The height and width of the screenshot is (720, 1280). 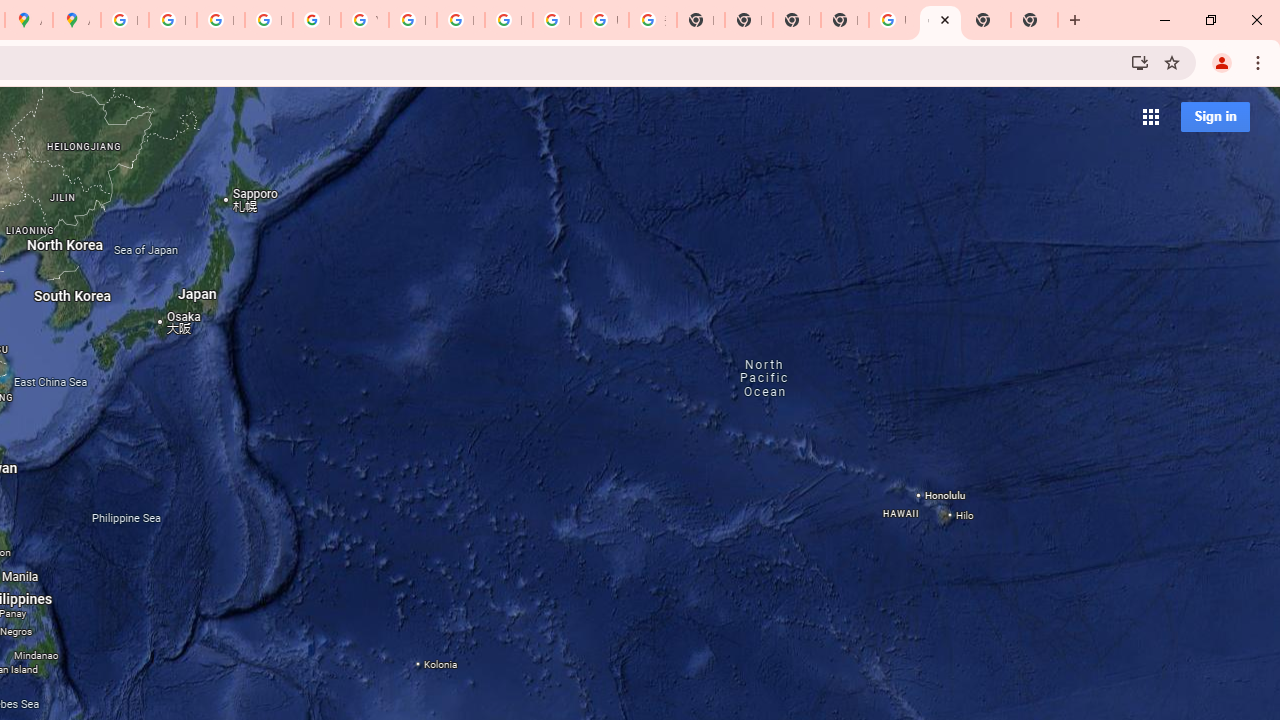 I want to click on 'New Tab', so click(x=1034, y=20).